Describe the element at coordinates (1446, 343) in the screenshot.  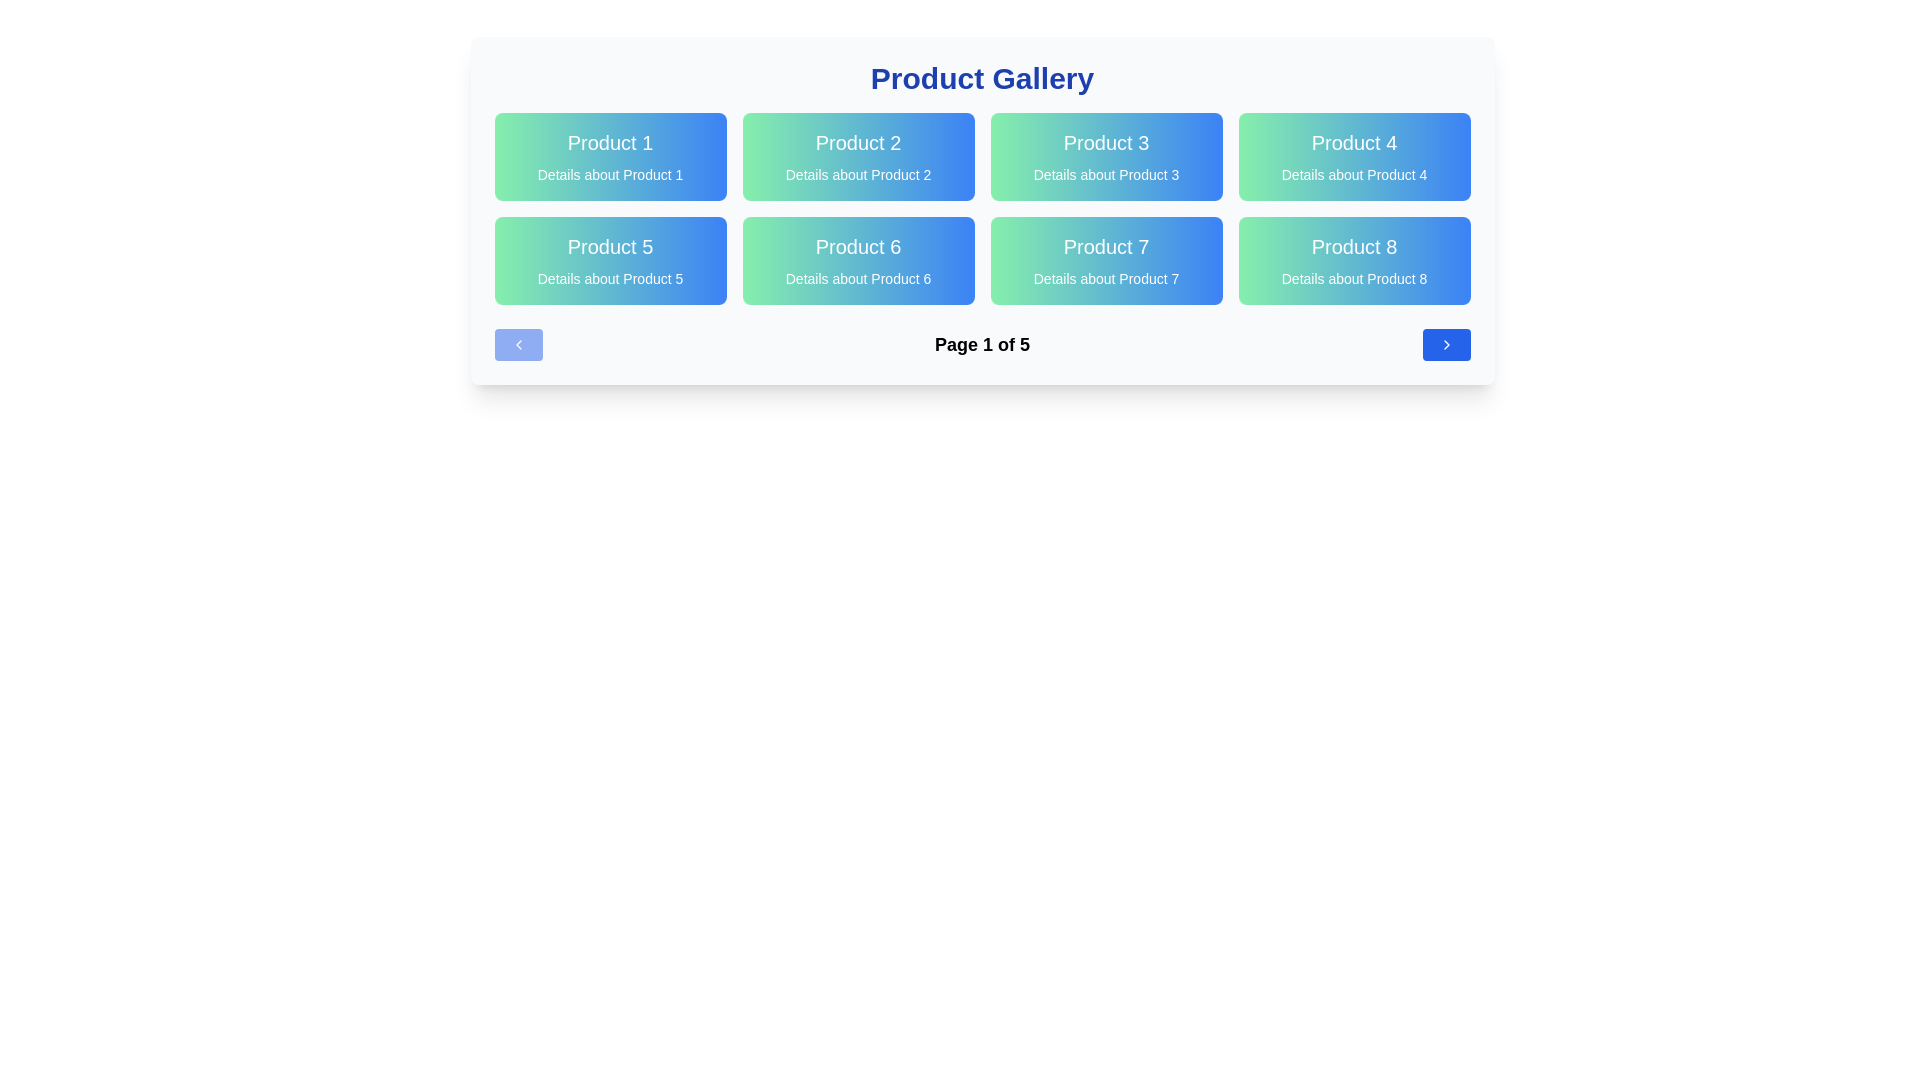
I see `the blue rounded rectangular button with a chevron arrow pointing to the right, which is located at the bottom-right corner of the pagination controls` at that location.